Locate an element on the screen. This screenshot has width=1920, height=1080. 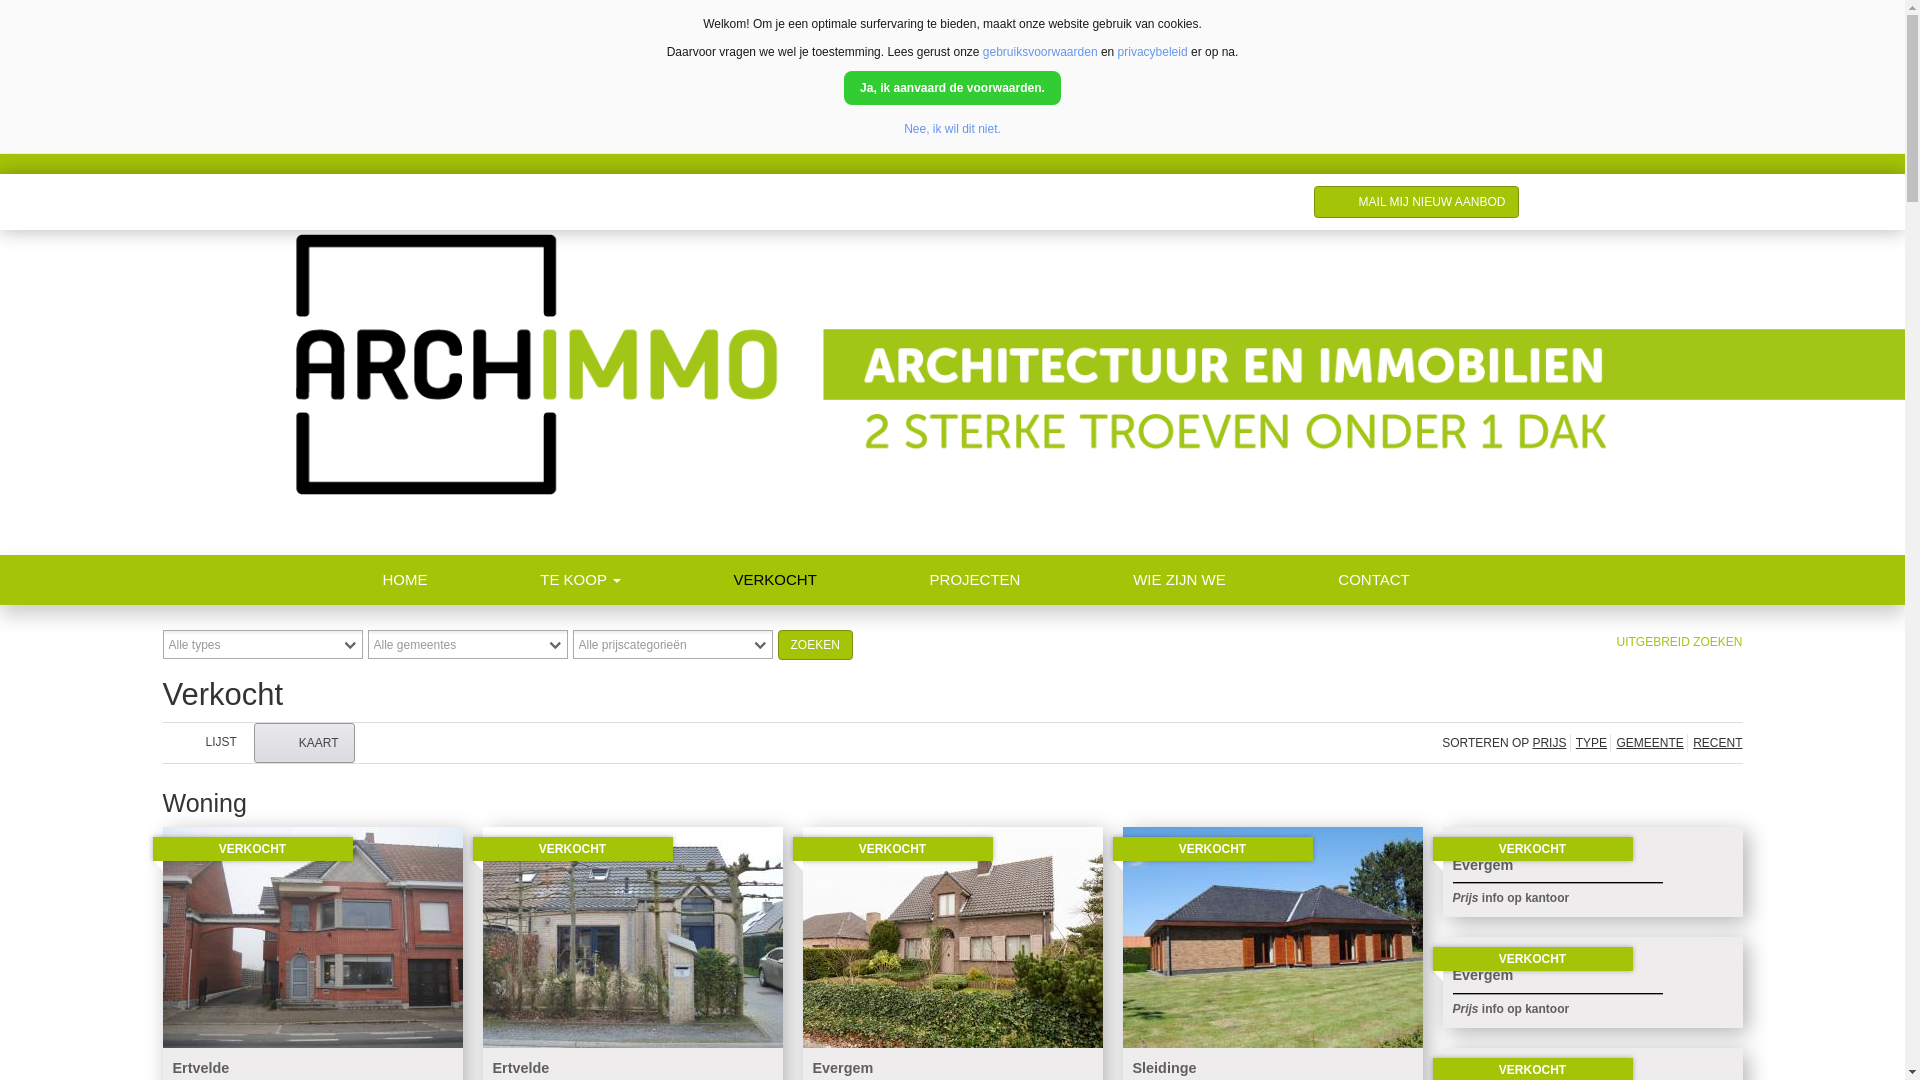
'CONTACT' is located at coordinates (1429, 579).